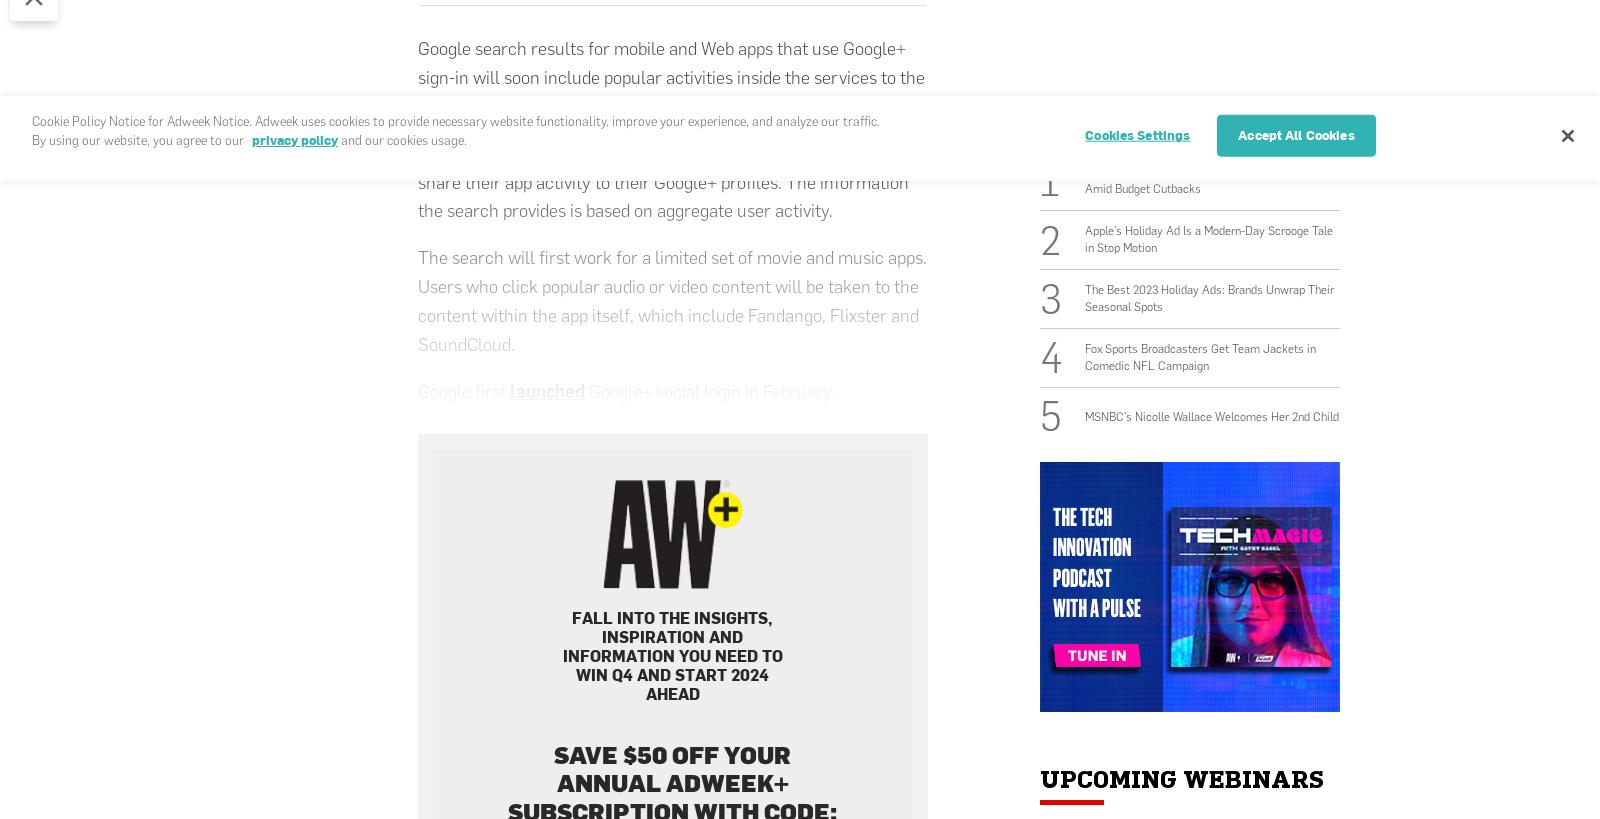  I want to click on 'Google+ social login in February.', so click(709, 390).